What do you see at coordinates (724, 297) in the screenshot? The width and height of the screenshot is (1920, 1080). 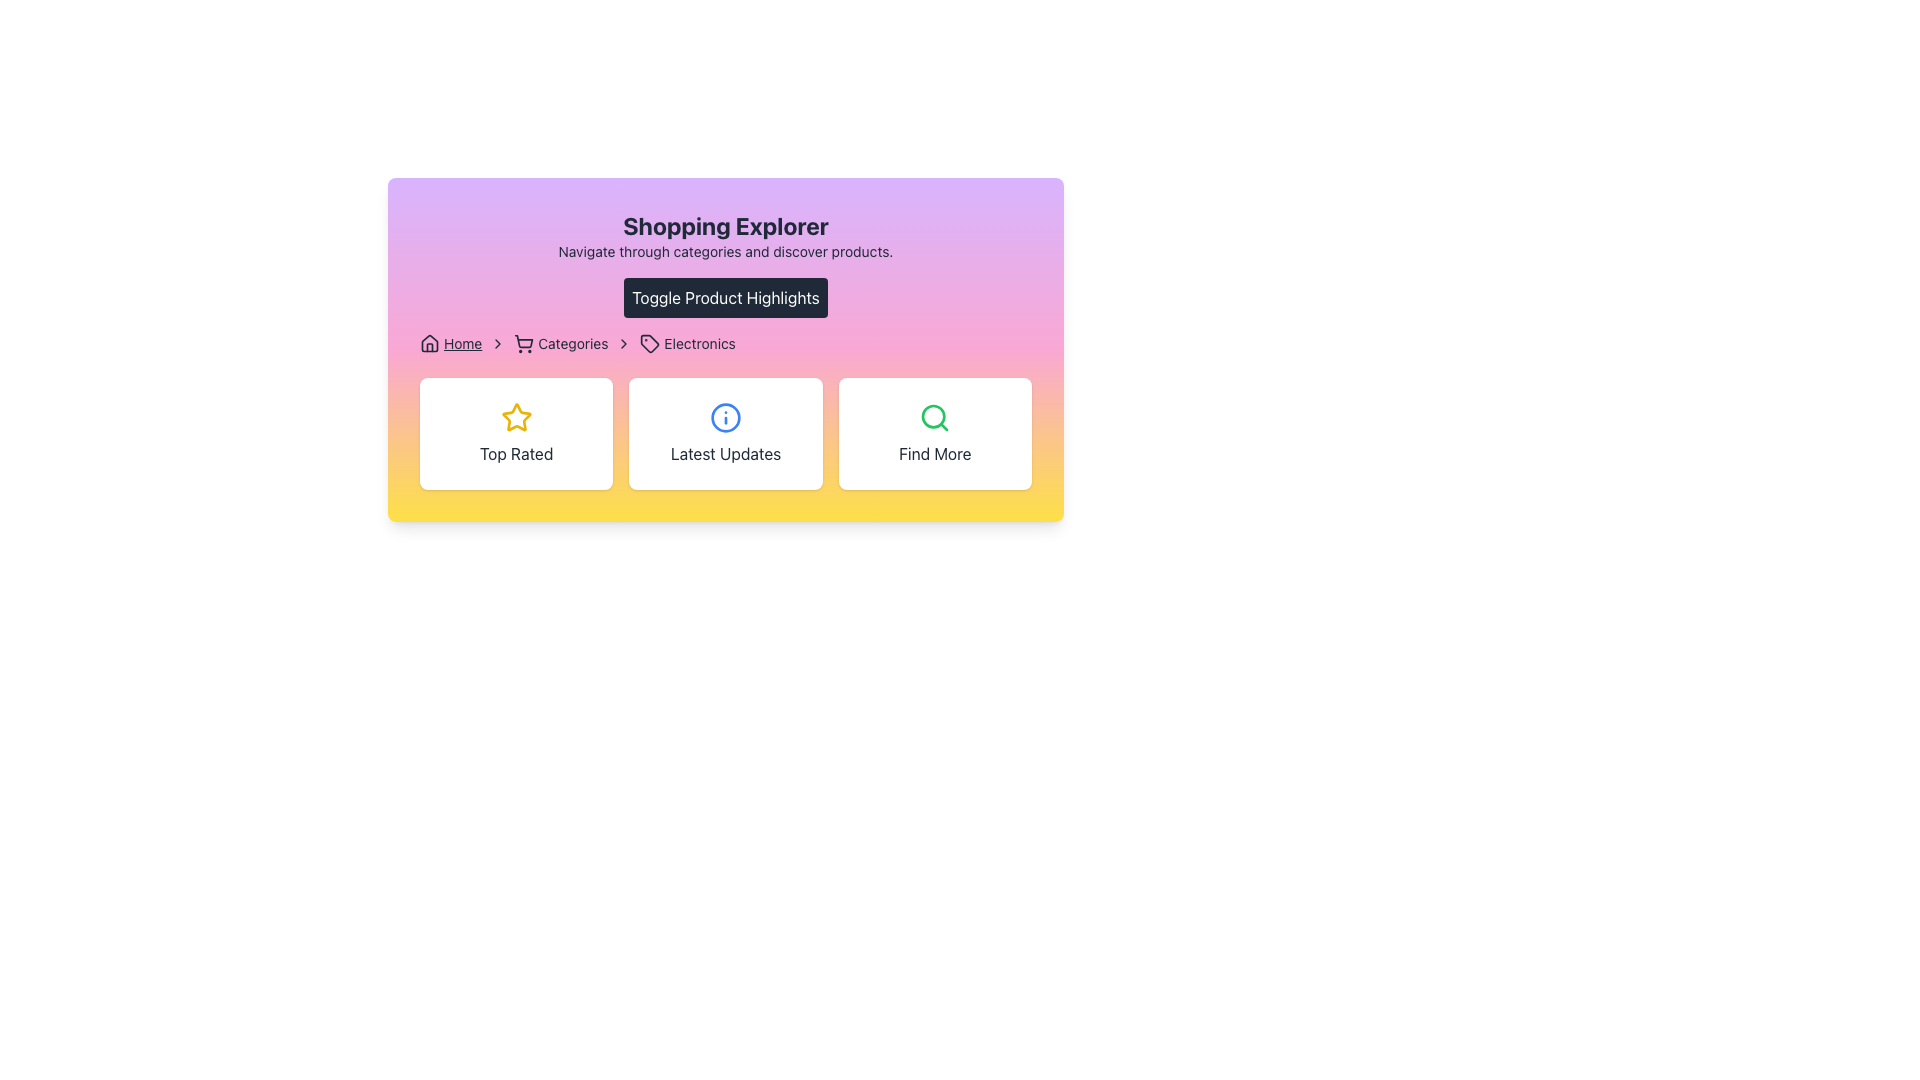 I see `the 'Toggle Product Highlights' button, which is a rectangular button with a dark gray background and white text, to potentially display a tooltip` at bounding box center [724, 297].